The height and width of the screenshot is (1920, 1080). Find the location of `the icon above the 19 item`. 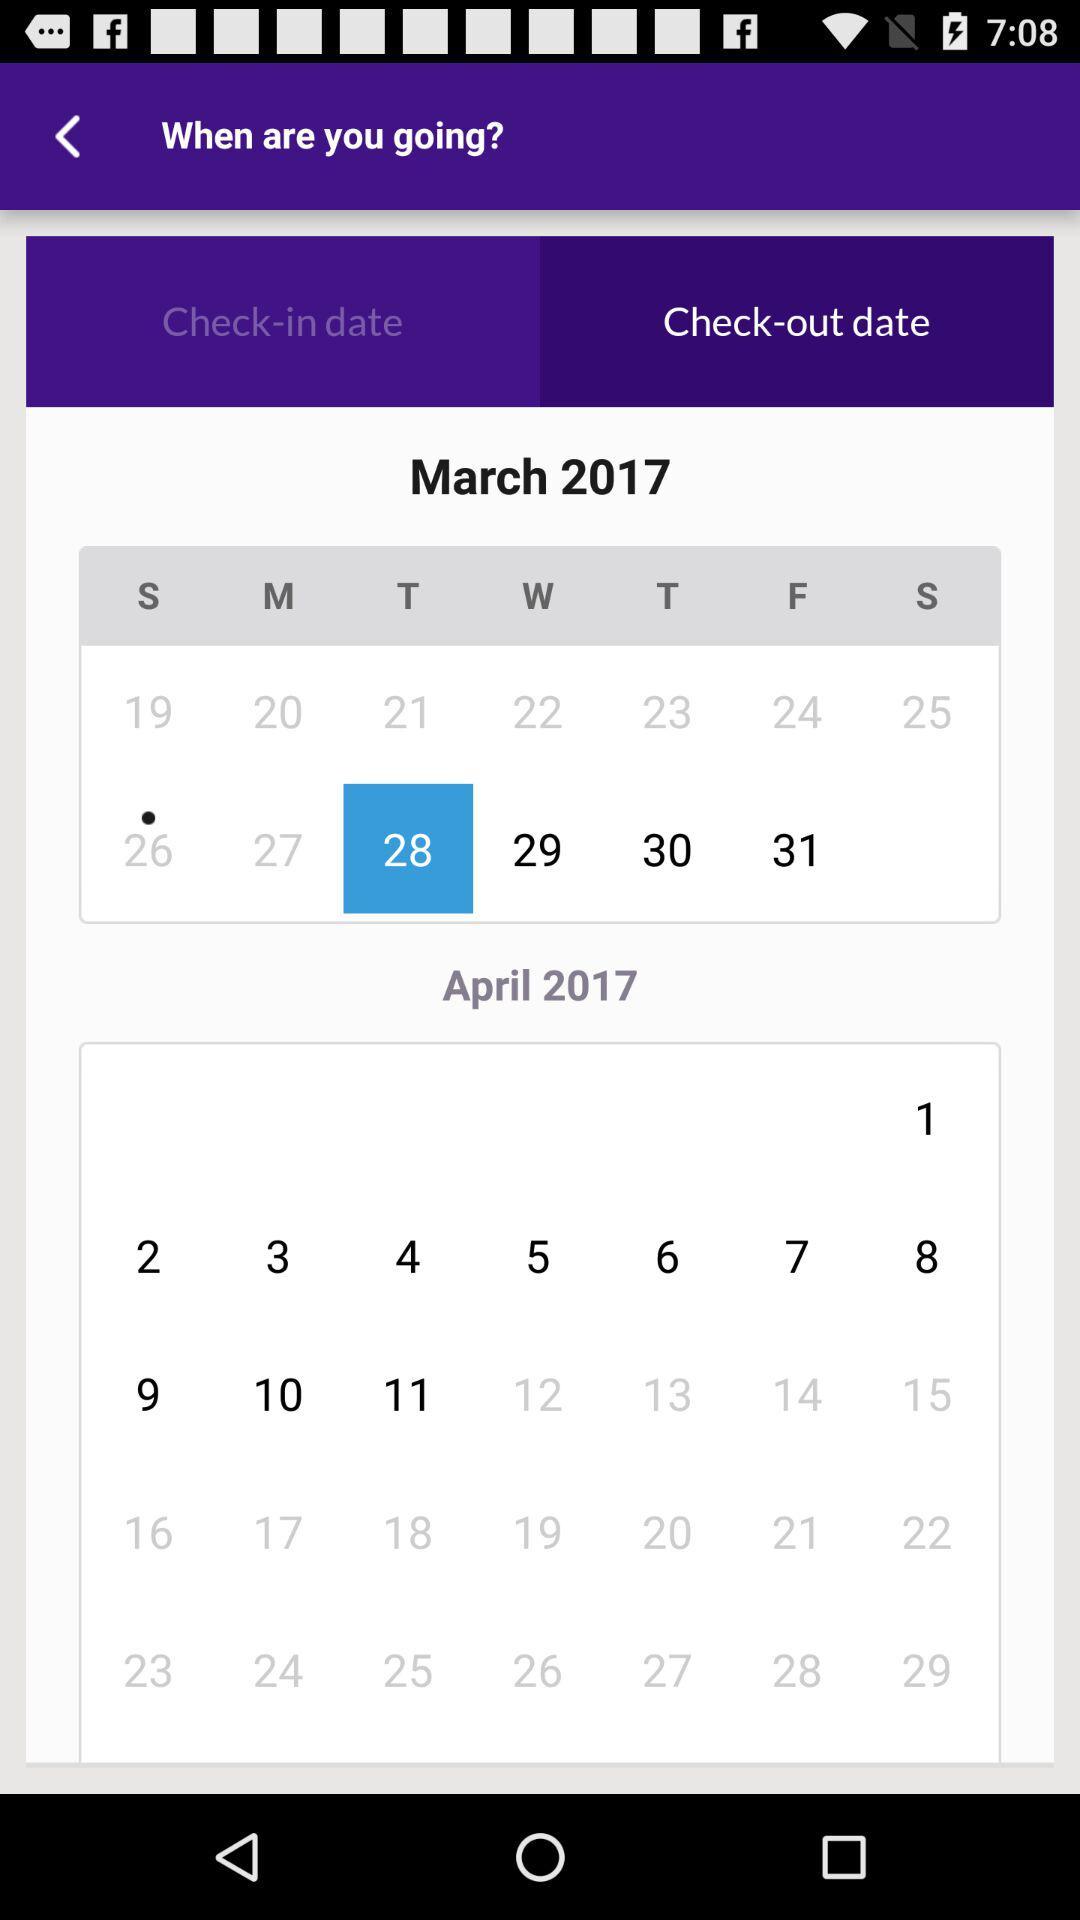

the icon above the 19 item is located at coordinates (278, 594).